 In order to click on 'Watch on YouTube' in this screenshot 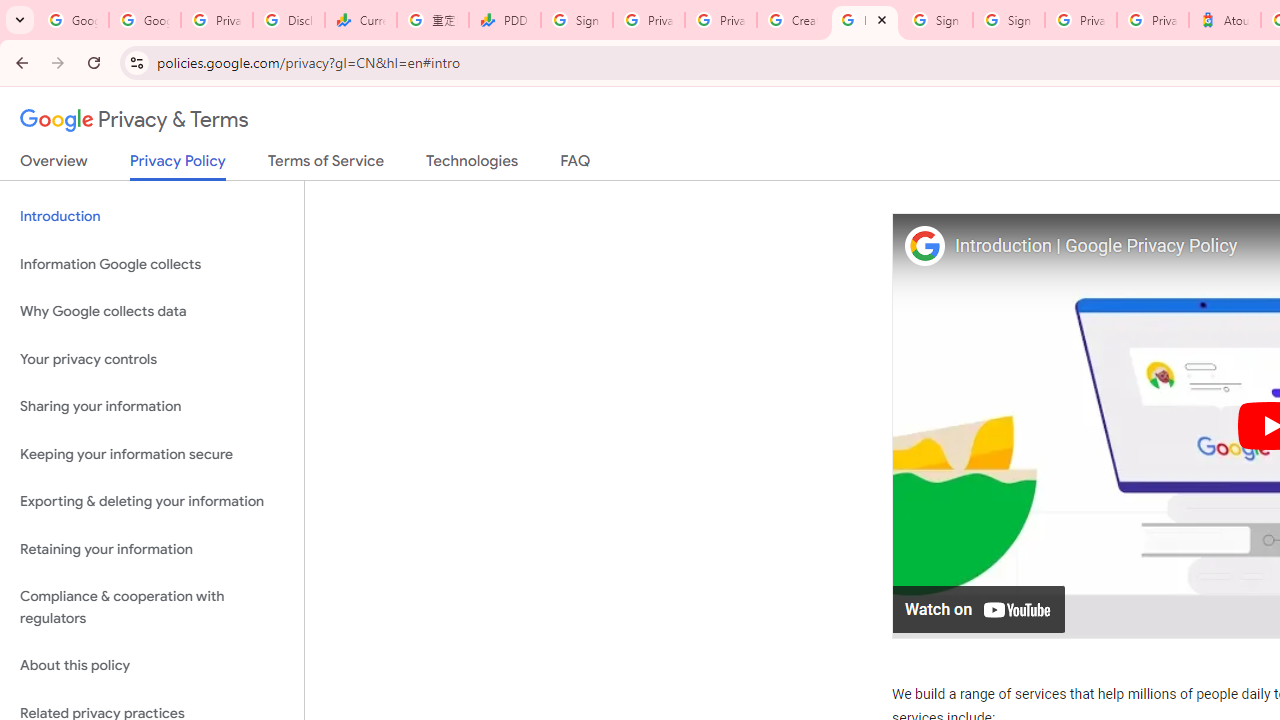, I will do `click(979, 607)`.